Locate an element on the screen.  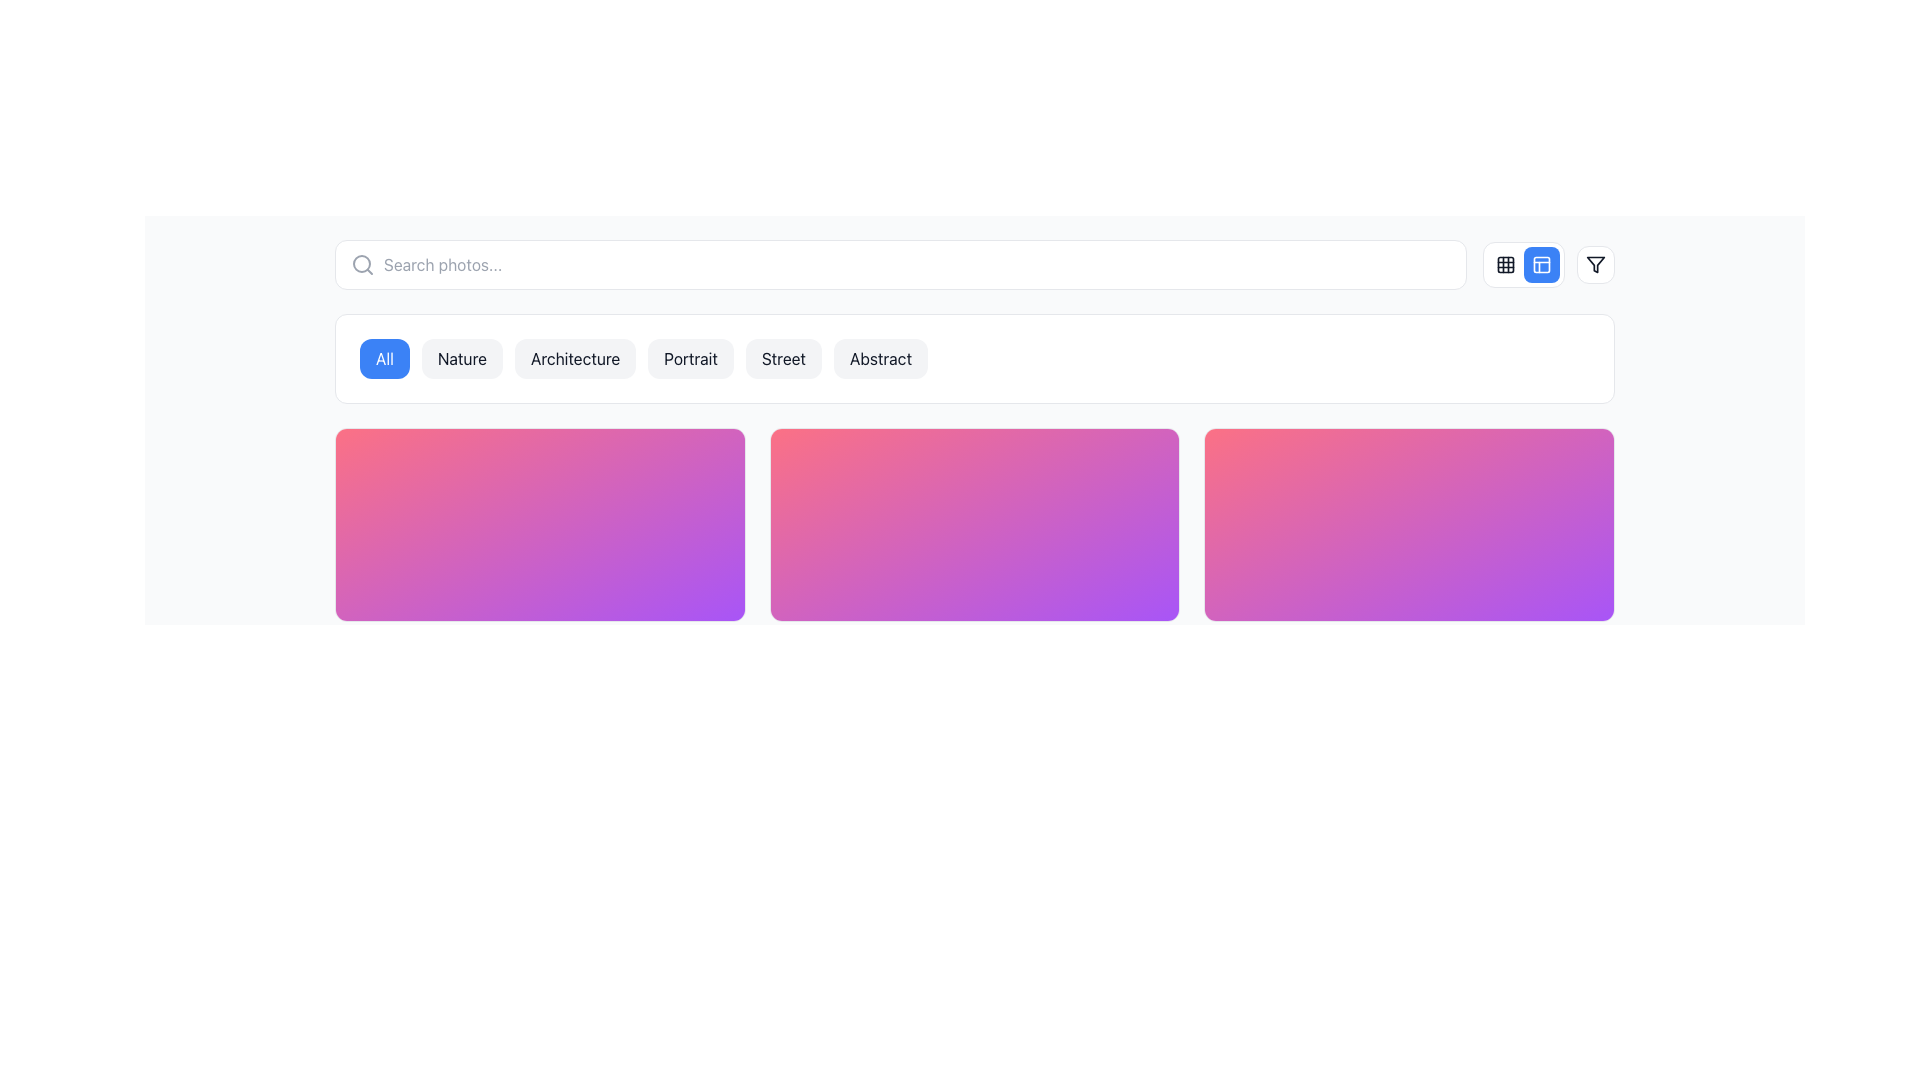
the 'Abstract' button, which has rounded corners and a light background is located at coordinates (880, 357).